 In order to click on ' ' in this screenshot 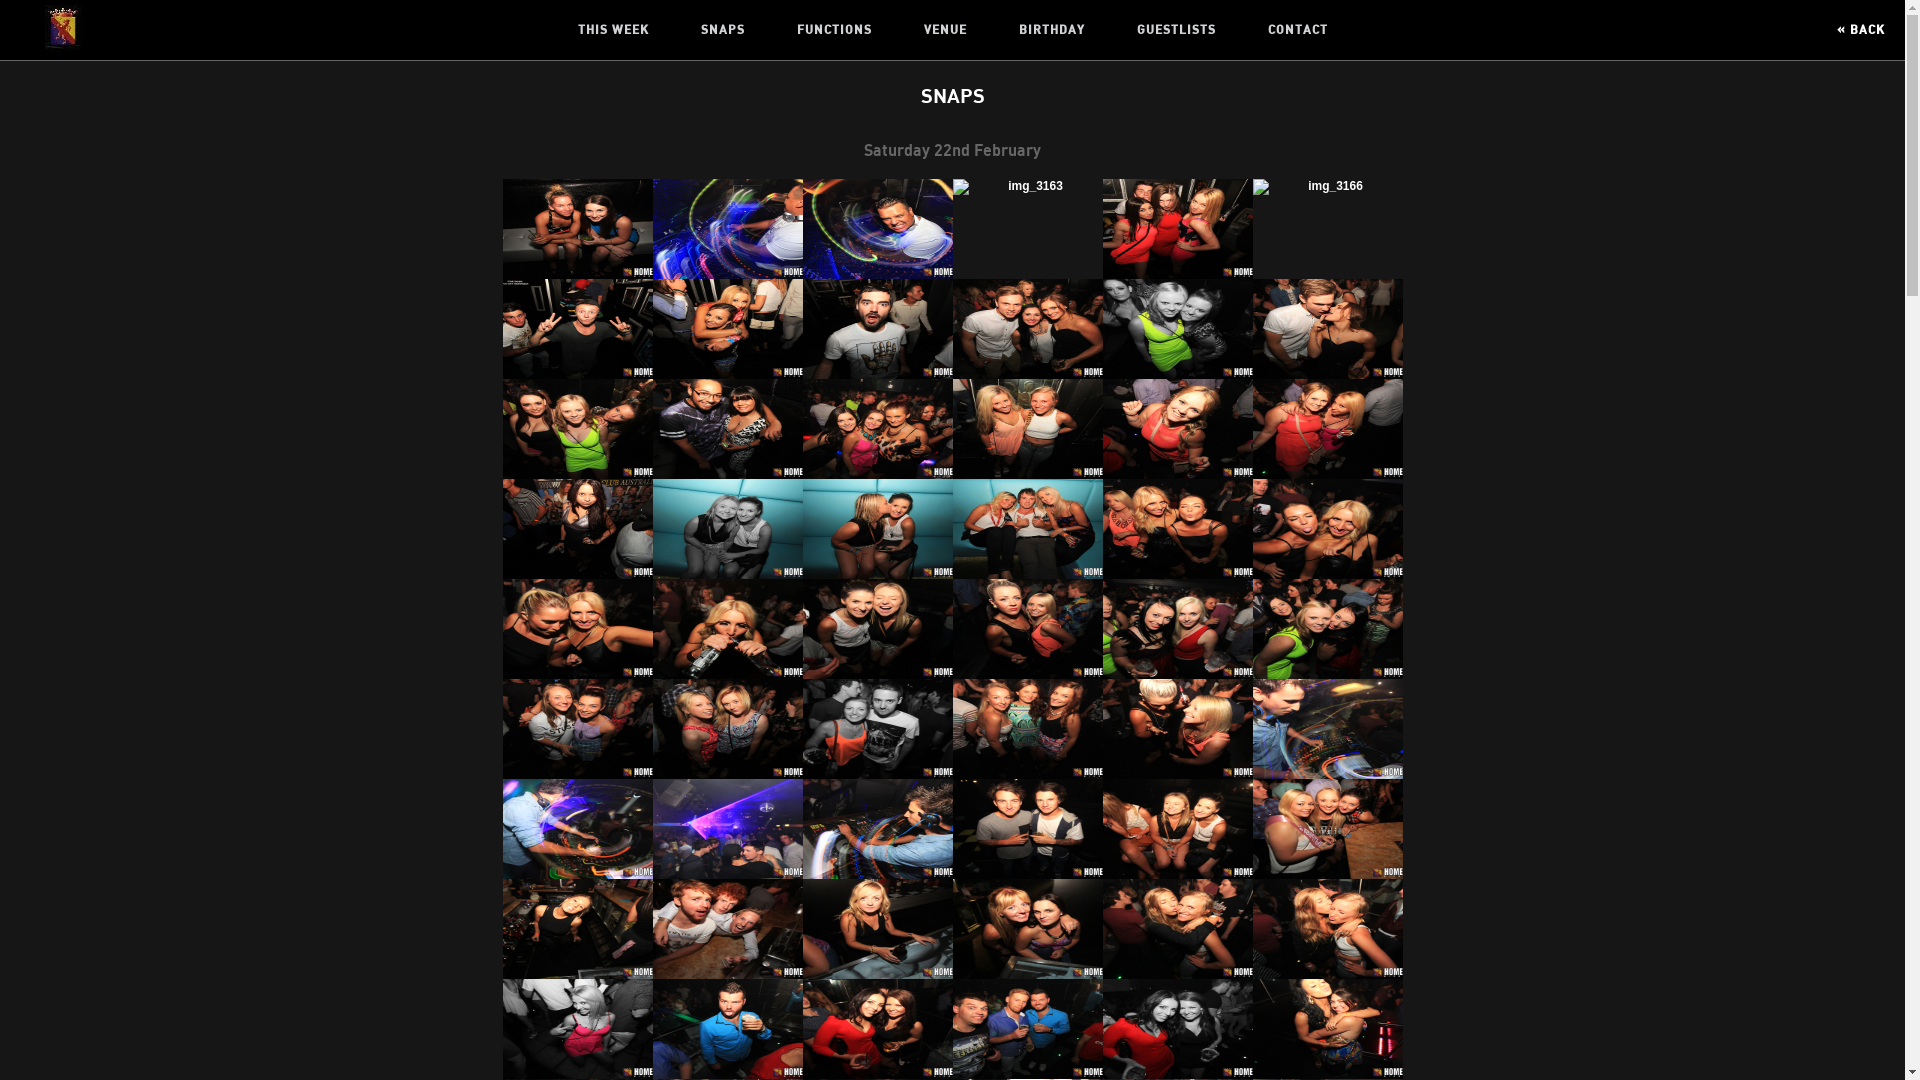, I will do `click(502, 627)`.